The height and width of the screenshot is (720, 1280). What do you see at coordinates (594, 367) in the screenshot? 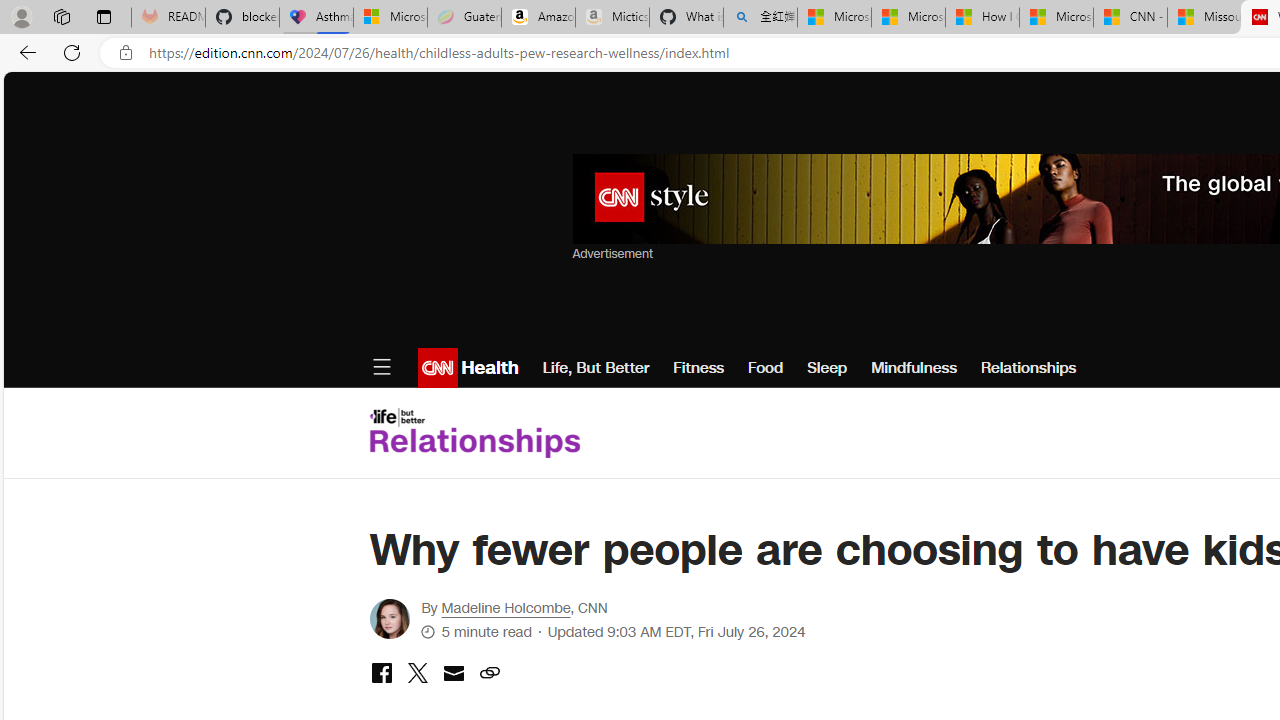
I see `'Life, But Better'` at bounding box center [594, 367].